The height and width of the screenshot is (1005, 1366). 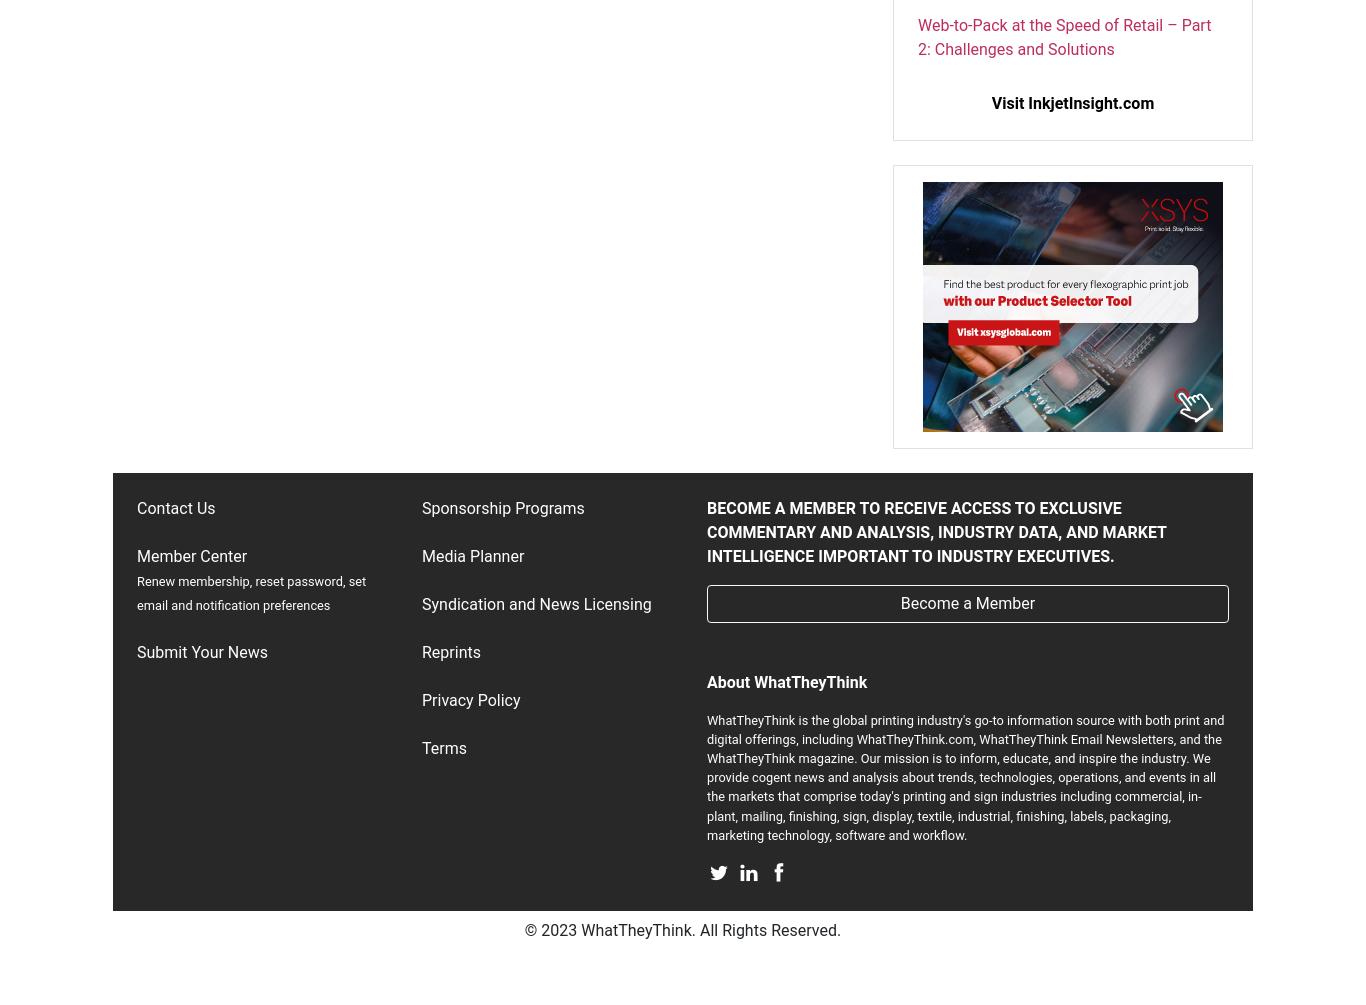 What do you see at coordinates (965, 776) in the screenshot?
I see `'WhatTheyThink is the global printing industry's go-to information source with both print and digital offerings, including WhatTheyThink.com, WhatTheyThink Email Newsletters, and the WhatTheyThink magazine. Our mission is to inform, educate, and inspire the industry. We provide cogent news and analysis about trends, technologies, operations, and events in all the markets that comprise today's printing and sign industries including commercial, in-plant, mailing, finishing, sign, display, textile, industrial, finishing, labels, packaging, marketing technology, software and workflow.'` at bounding box center [965, 776].